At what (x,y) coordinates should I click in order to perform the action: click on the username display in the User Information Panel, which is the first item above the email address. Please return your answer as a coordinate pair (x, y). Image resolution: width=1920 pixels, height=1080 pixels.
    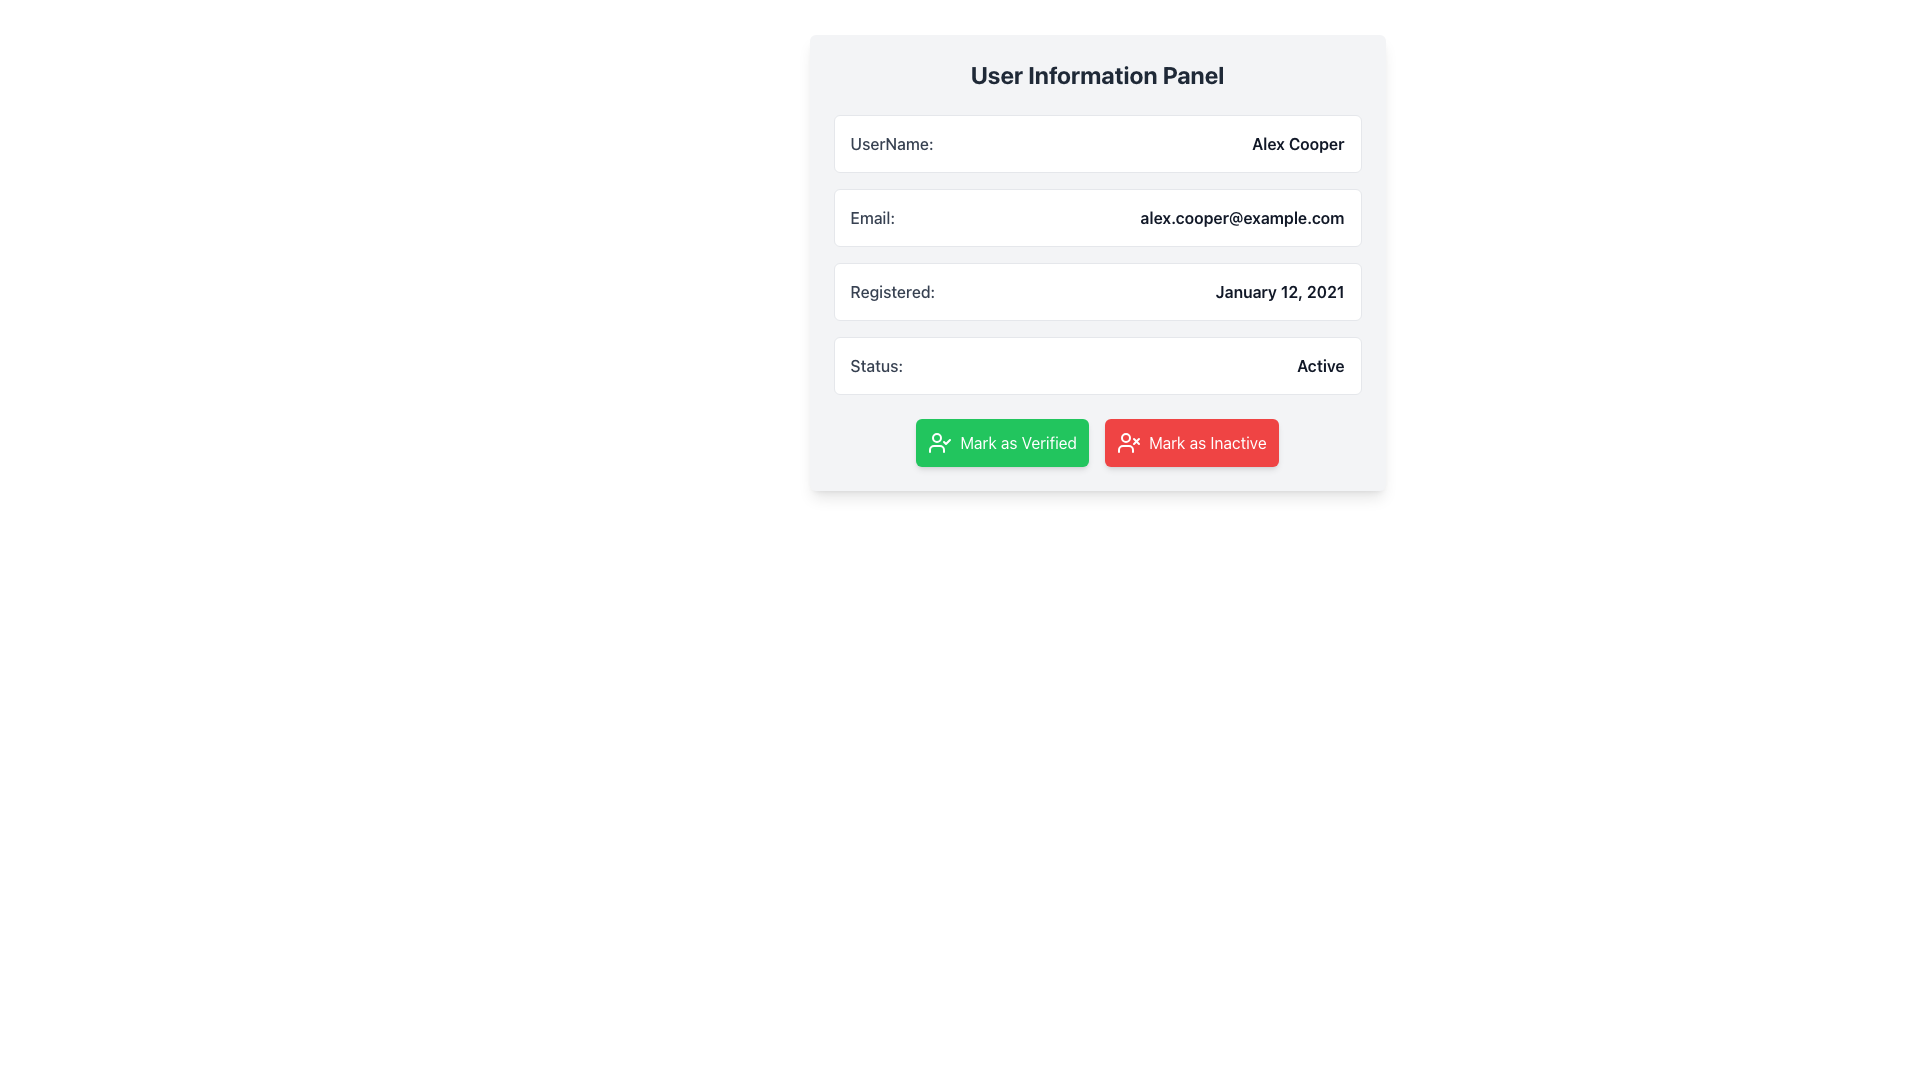
    Looking at the image, I should click on (1096, 142).